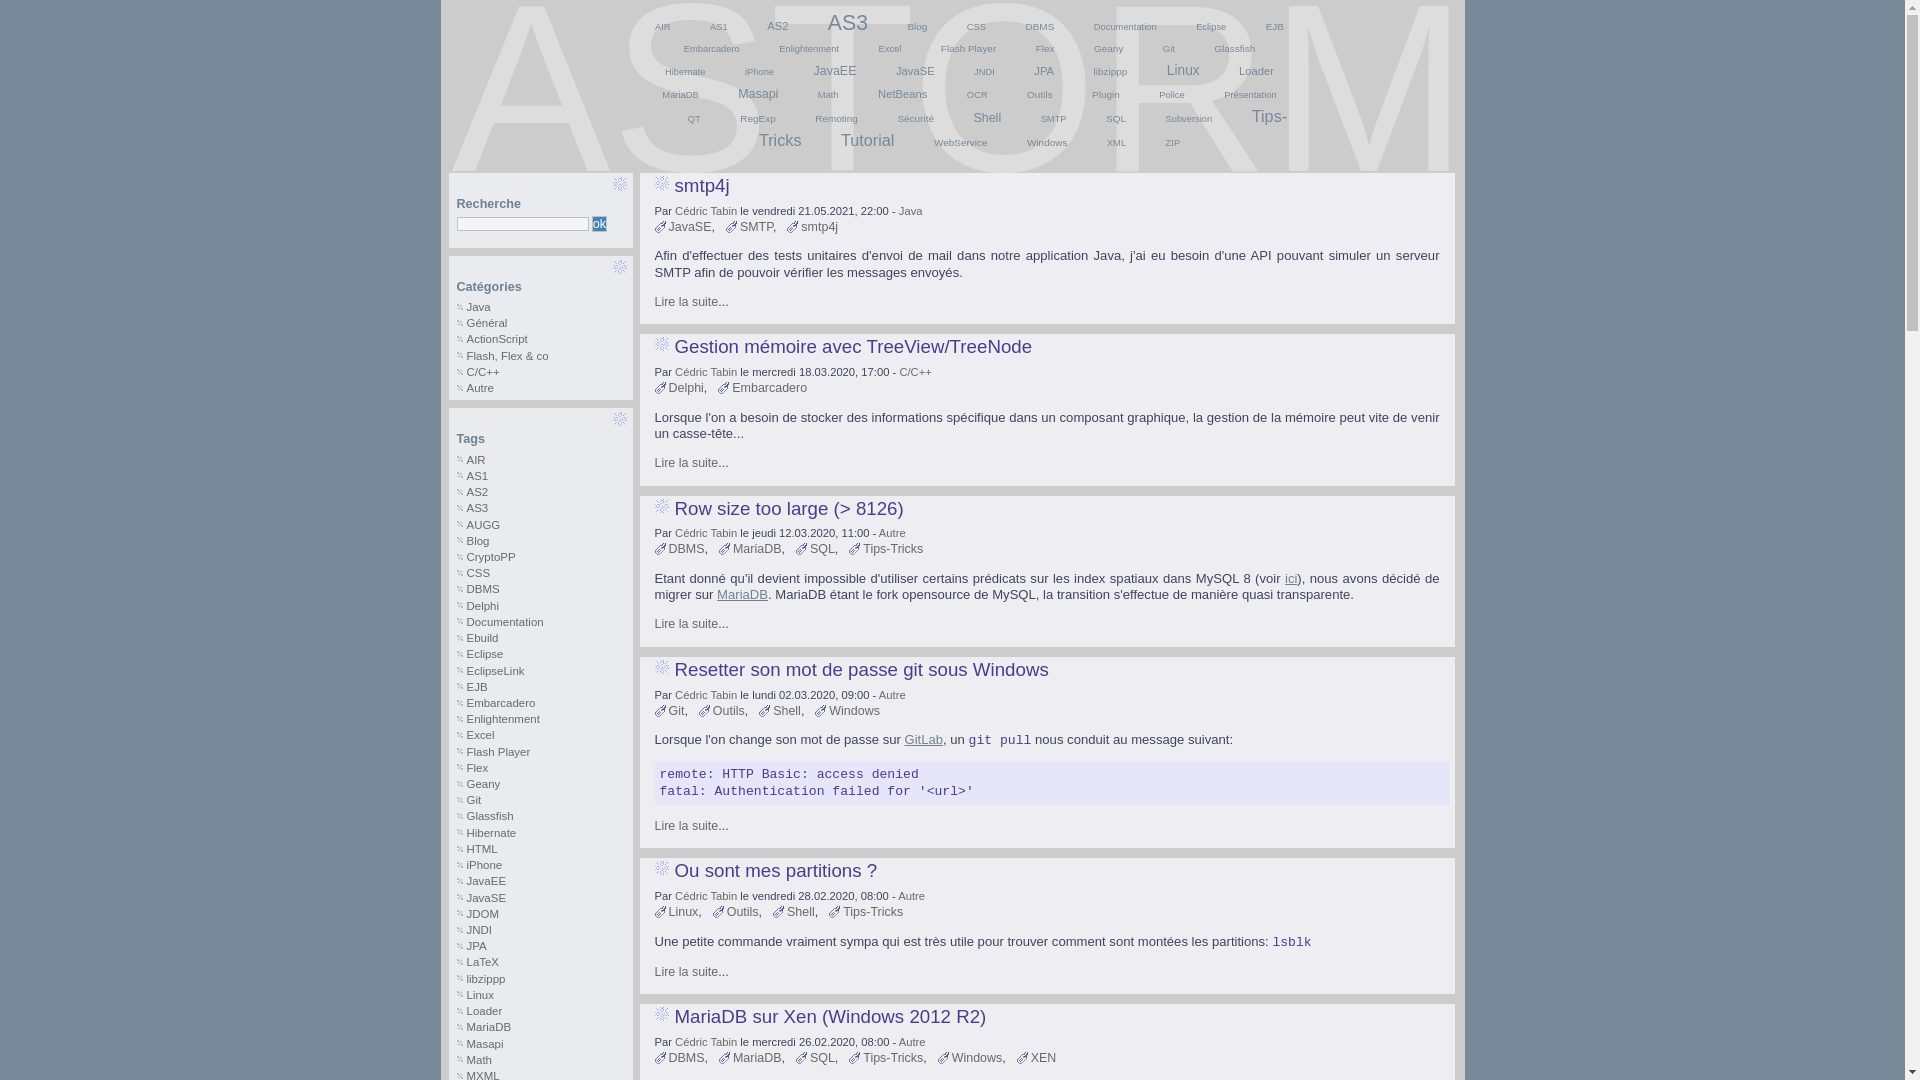  Describe the element at coordinates (774, 869) in the screenshot. I see `'Ou sont mes partitions ?'` at that location.